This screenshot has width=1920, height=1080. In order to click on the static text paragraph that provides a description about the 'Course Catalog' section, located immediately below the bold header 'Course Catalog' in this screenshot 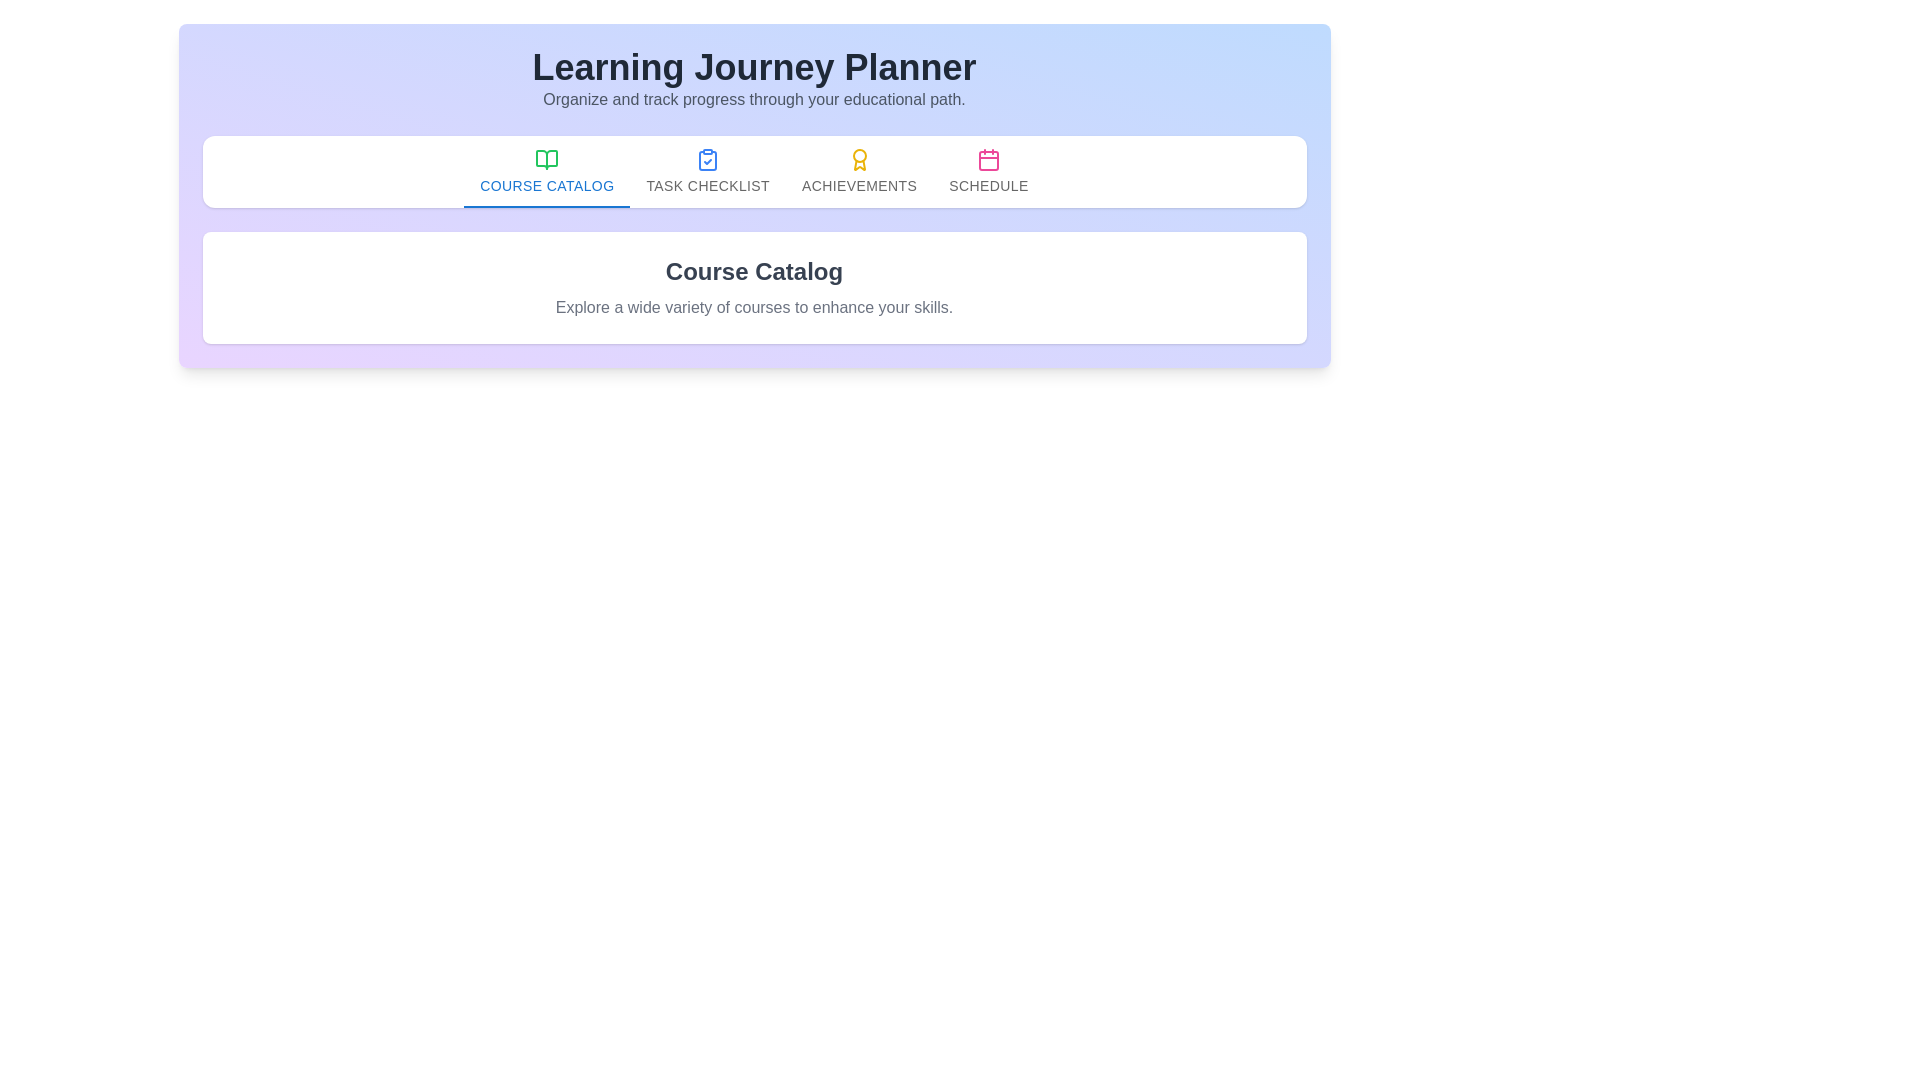, I will do `click(753, 308)`.